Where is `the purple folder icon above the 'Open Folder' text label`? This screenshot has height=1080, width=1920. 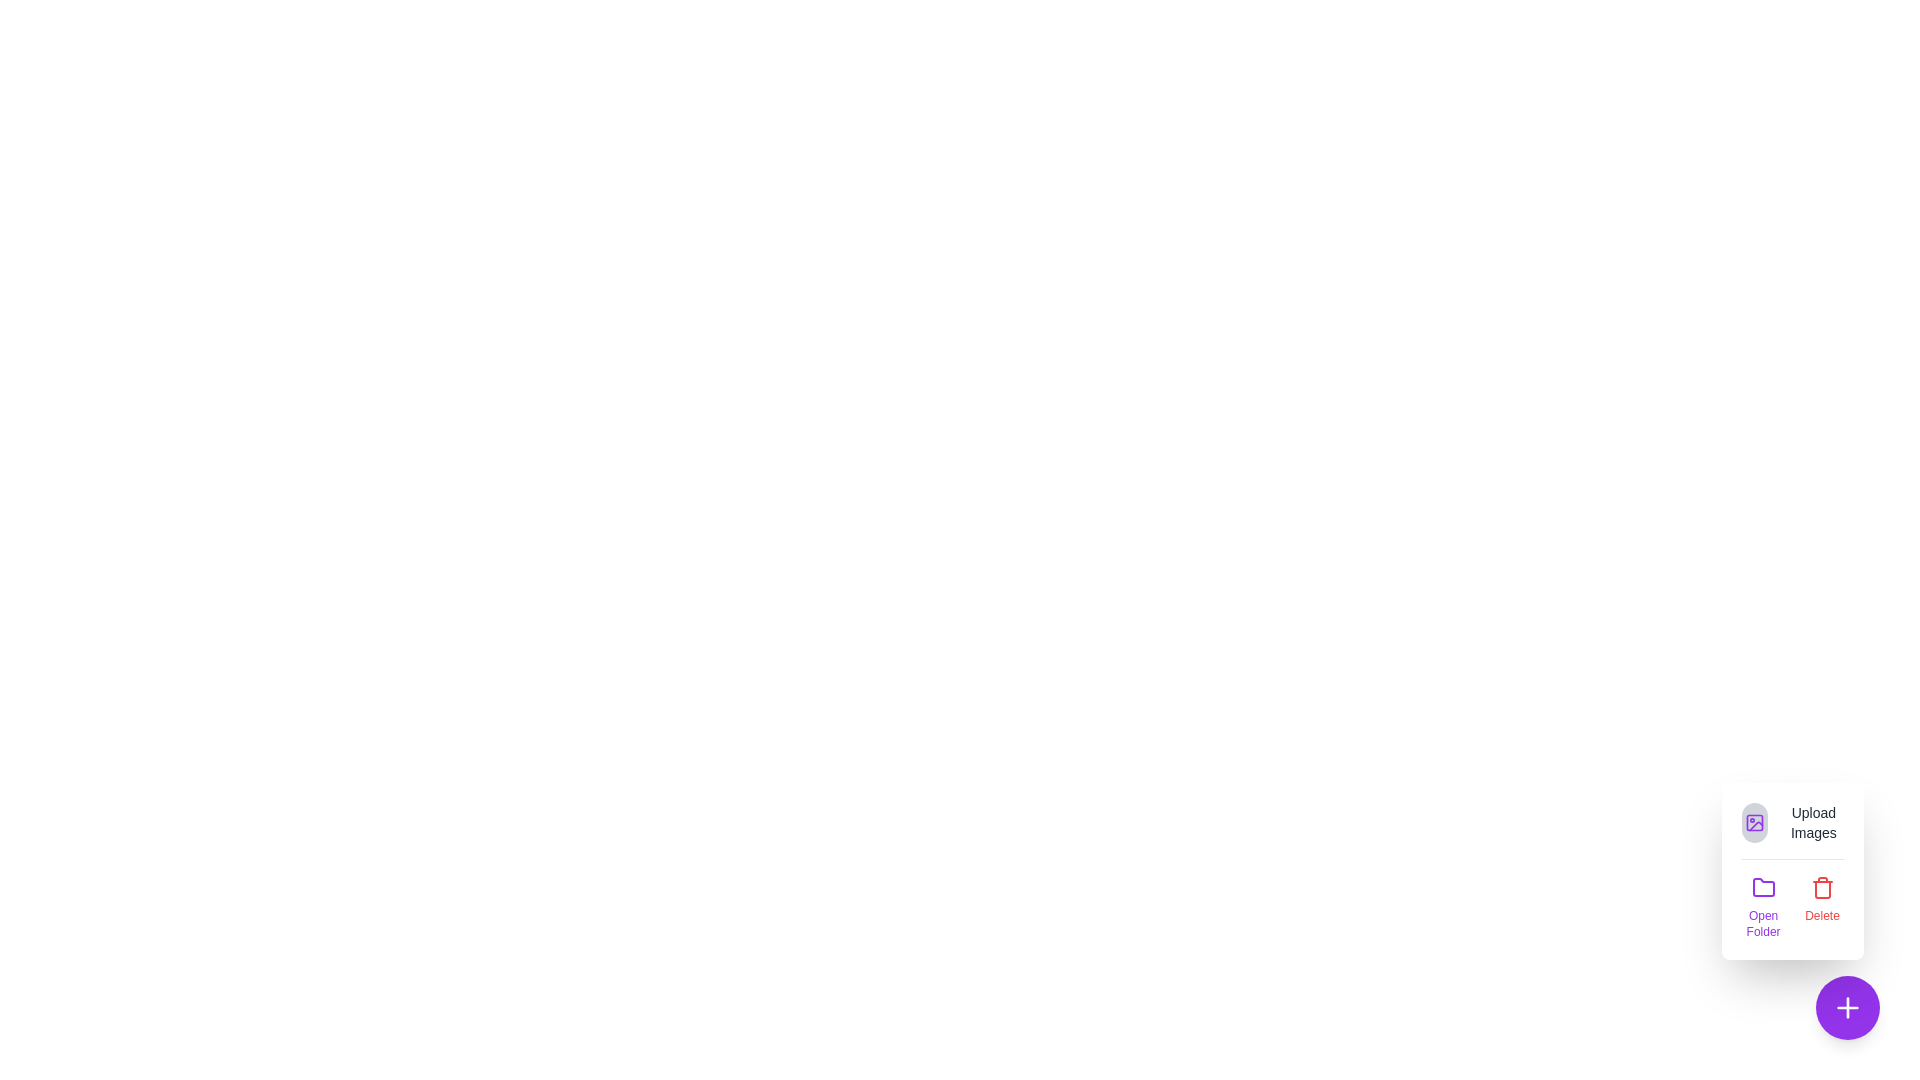
the purple folder icon above the 'Open Folder' text label is located at coordinates (1763, 886).